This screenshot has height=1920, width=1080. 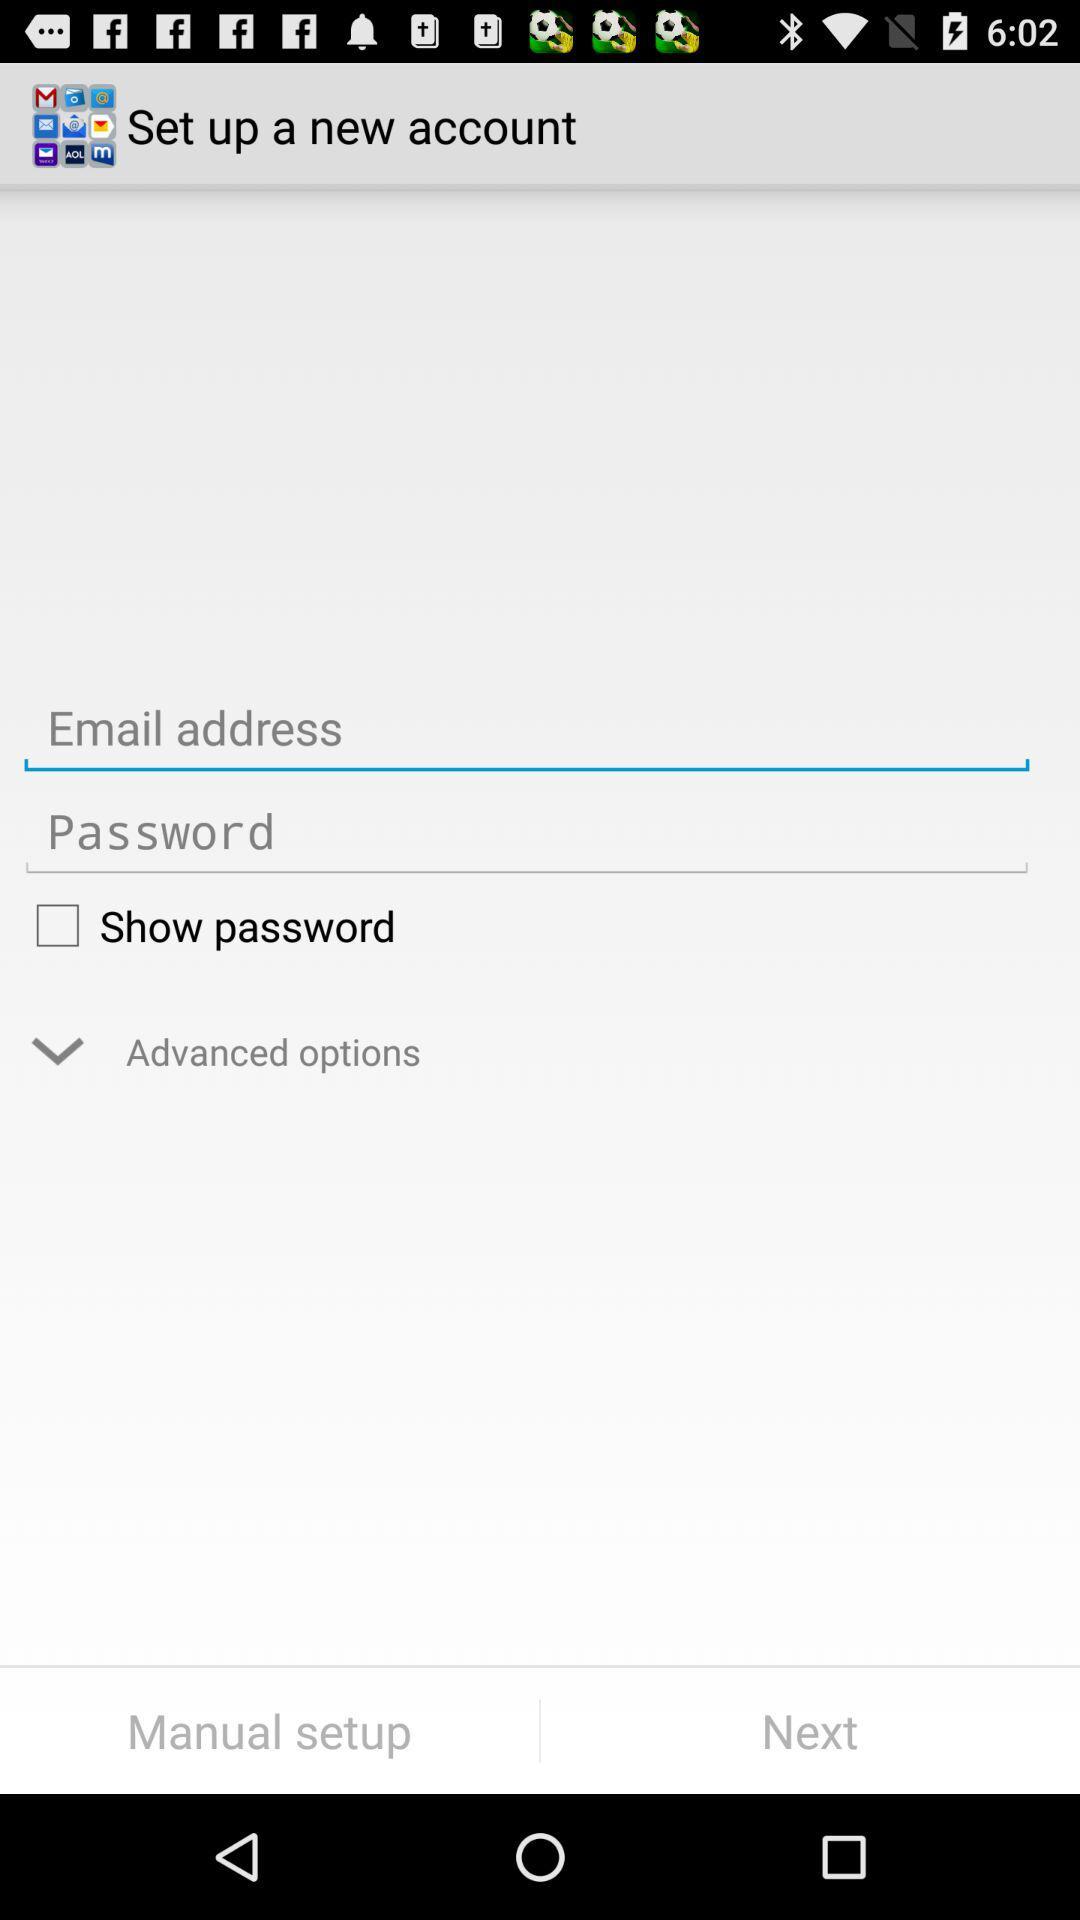 What do you see at coordinates (525, 831) in the screenshot?
I see `password` at bounding box center [525, 831].